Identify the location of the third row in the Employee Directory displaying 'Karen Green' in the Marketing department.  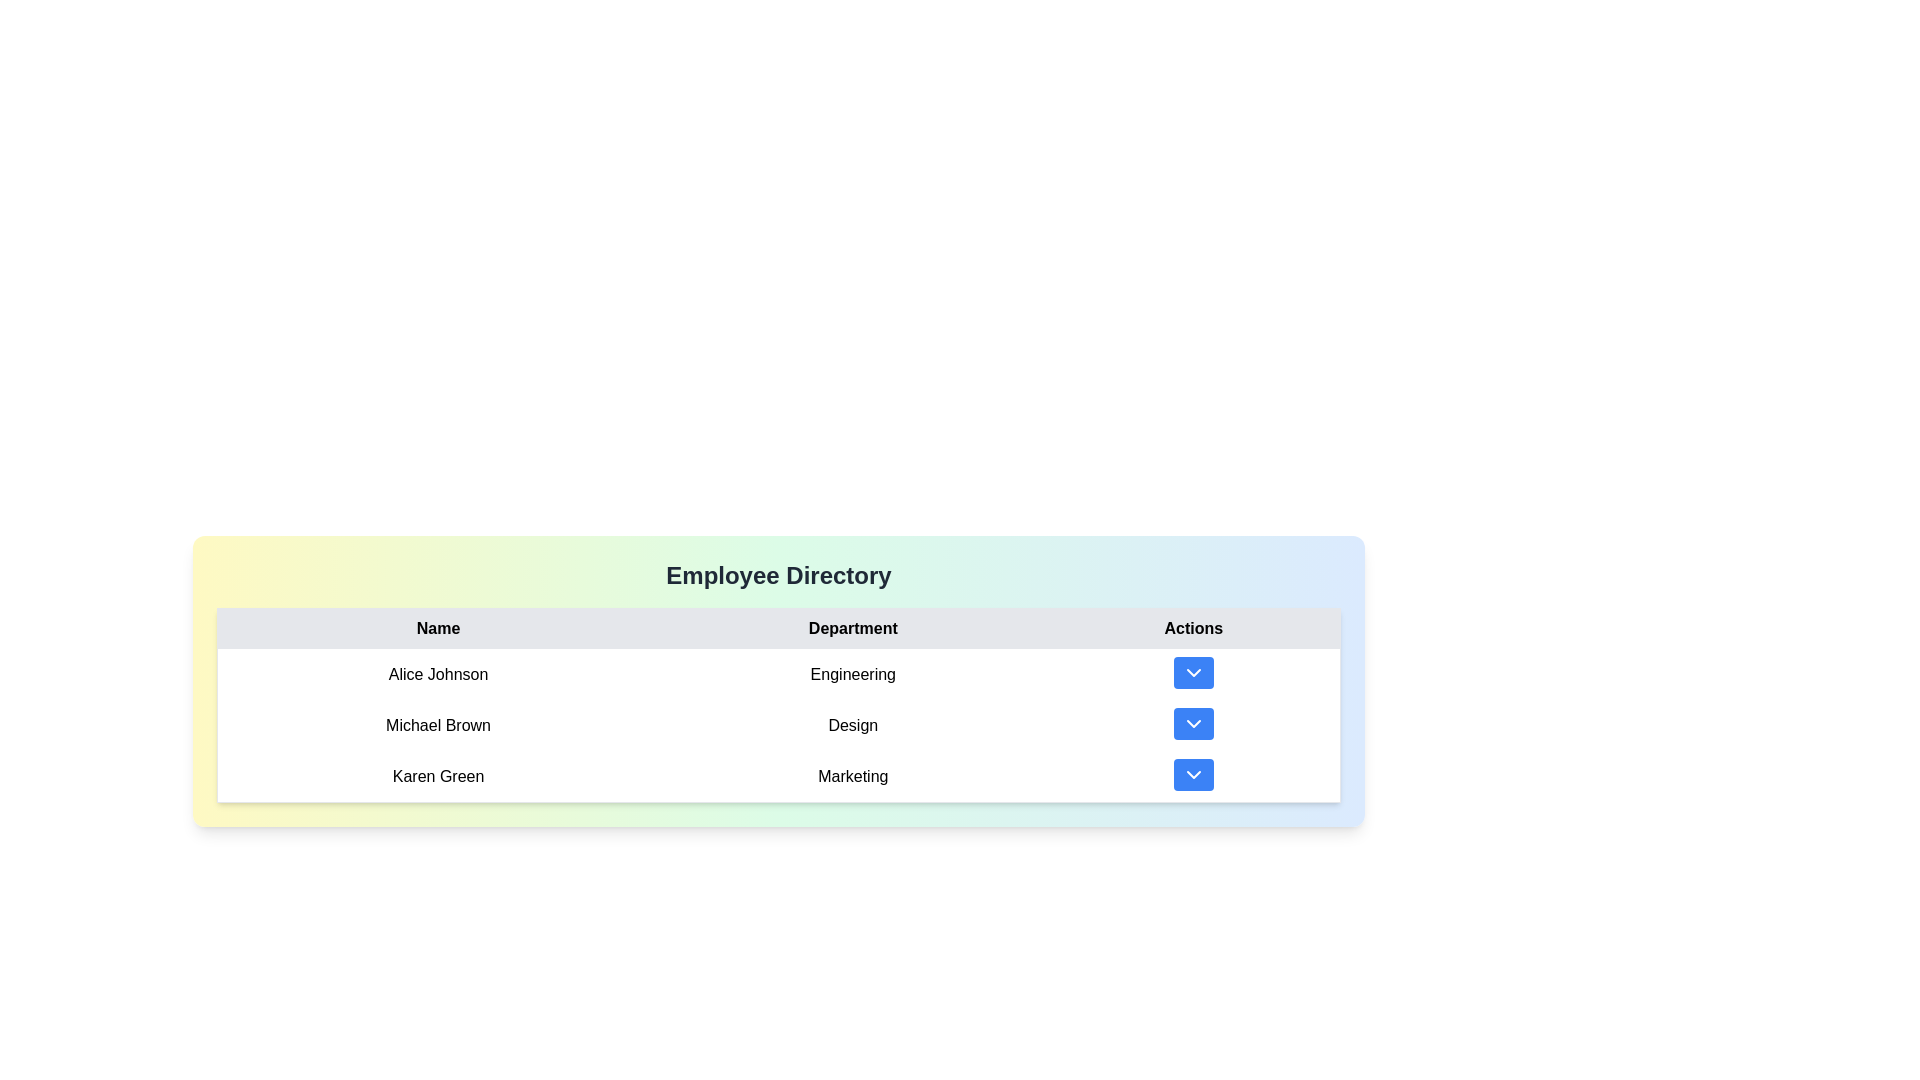
(777, 775).